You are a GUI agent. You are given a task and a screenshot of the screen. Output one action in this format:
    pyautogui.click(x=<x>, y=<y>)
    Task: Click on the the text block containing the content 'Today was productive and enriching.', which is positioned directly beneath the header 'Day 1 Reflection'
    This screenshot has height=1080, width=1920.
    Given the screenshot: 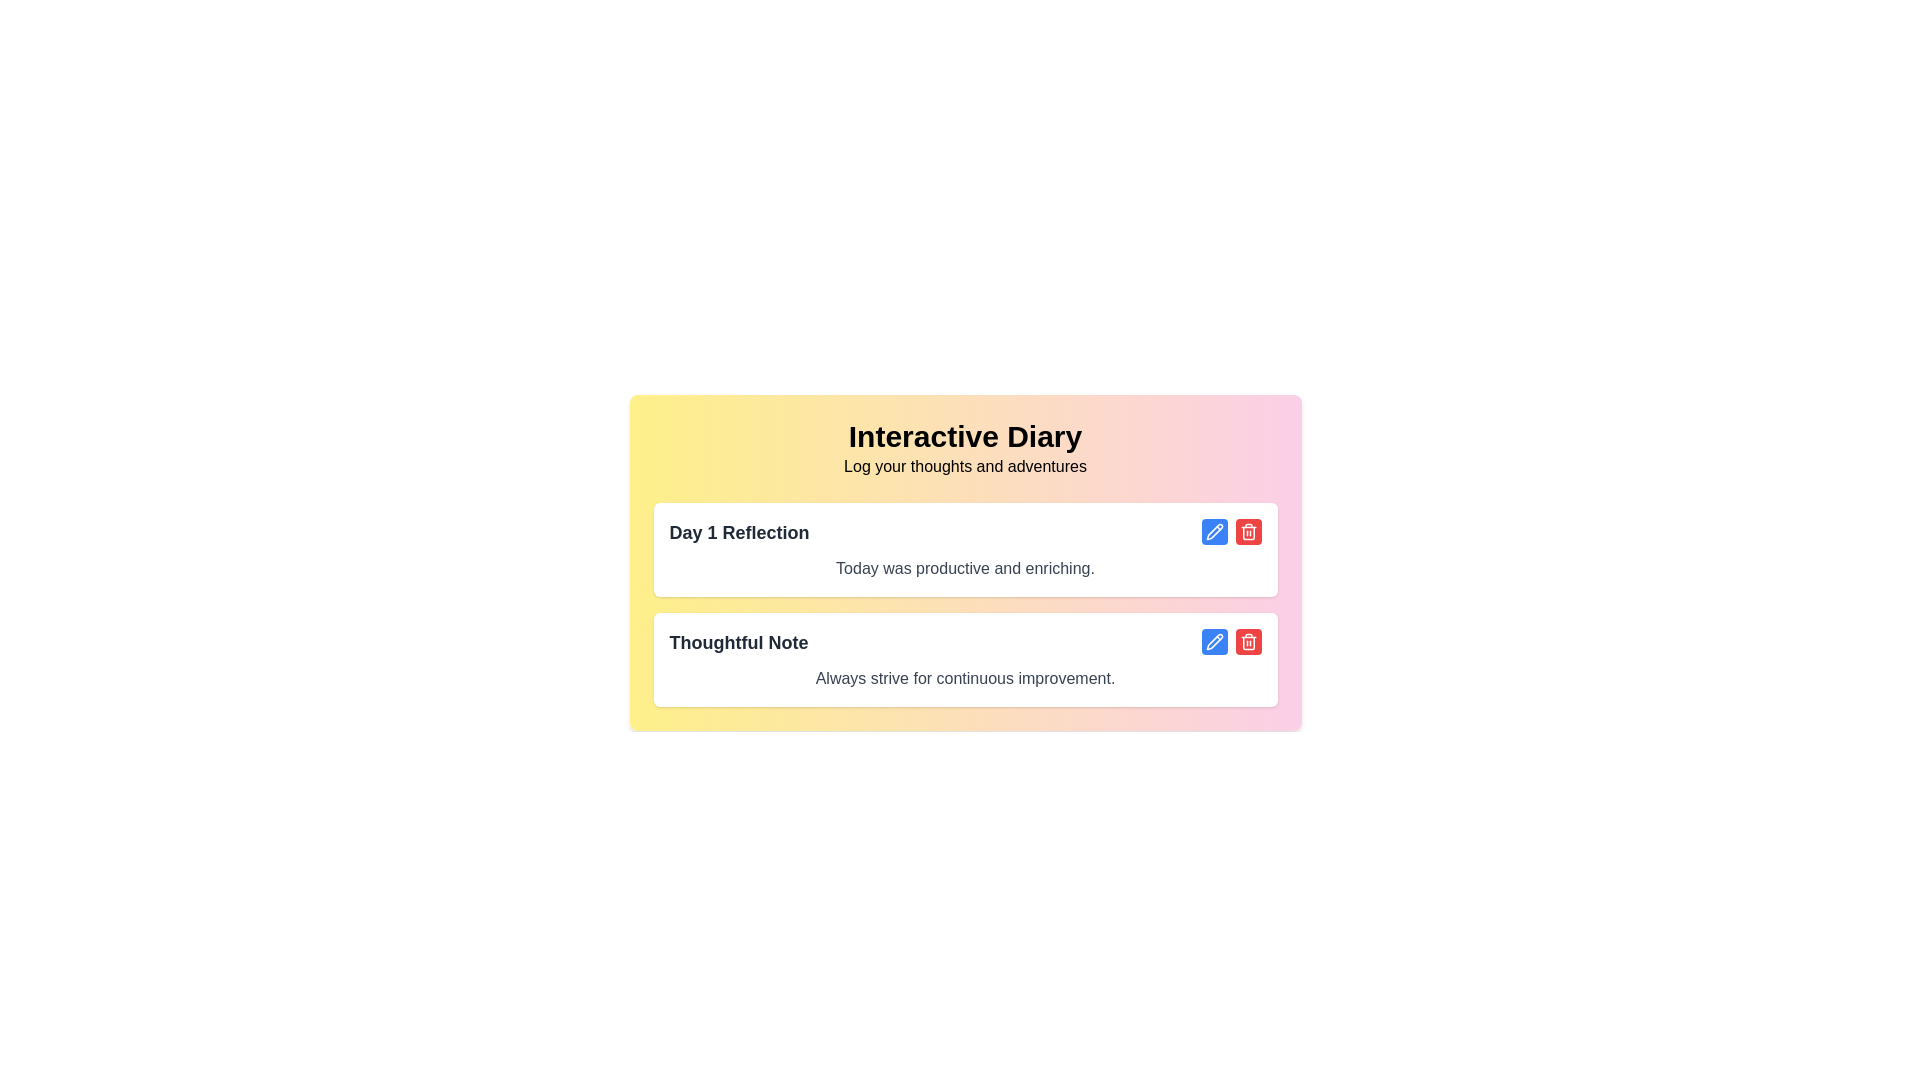 What is the action you would take?
    pyautogui.click(x=965, y=569)
    